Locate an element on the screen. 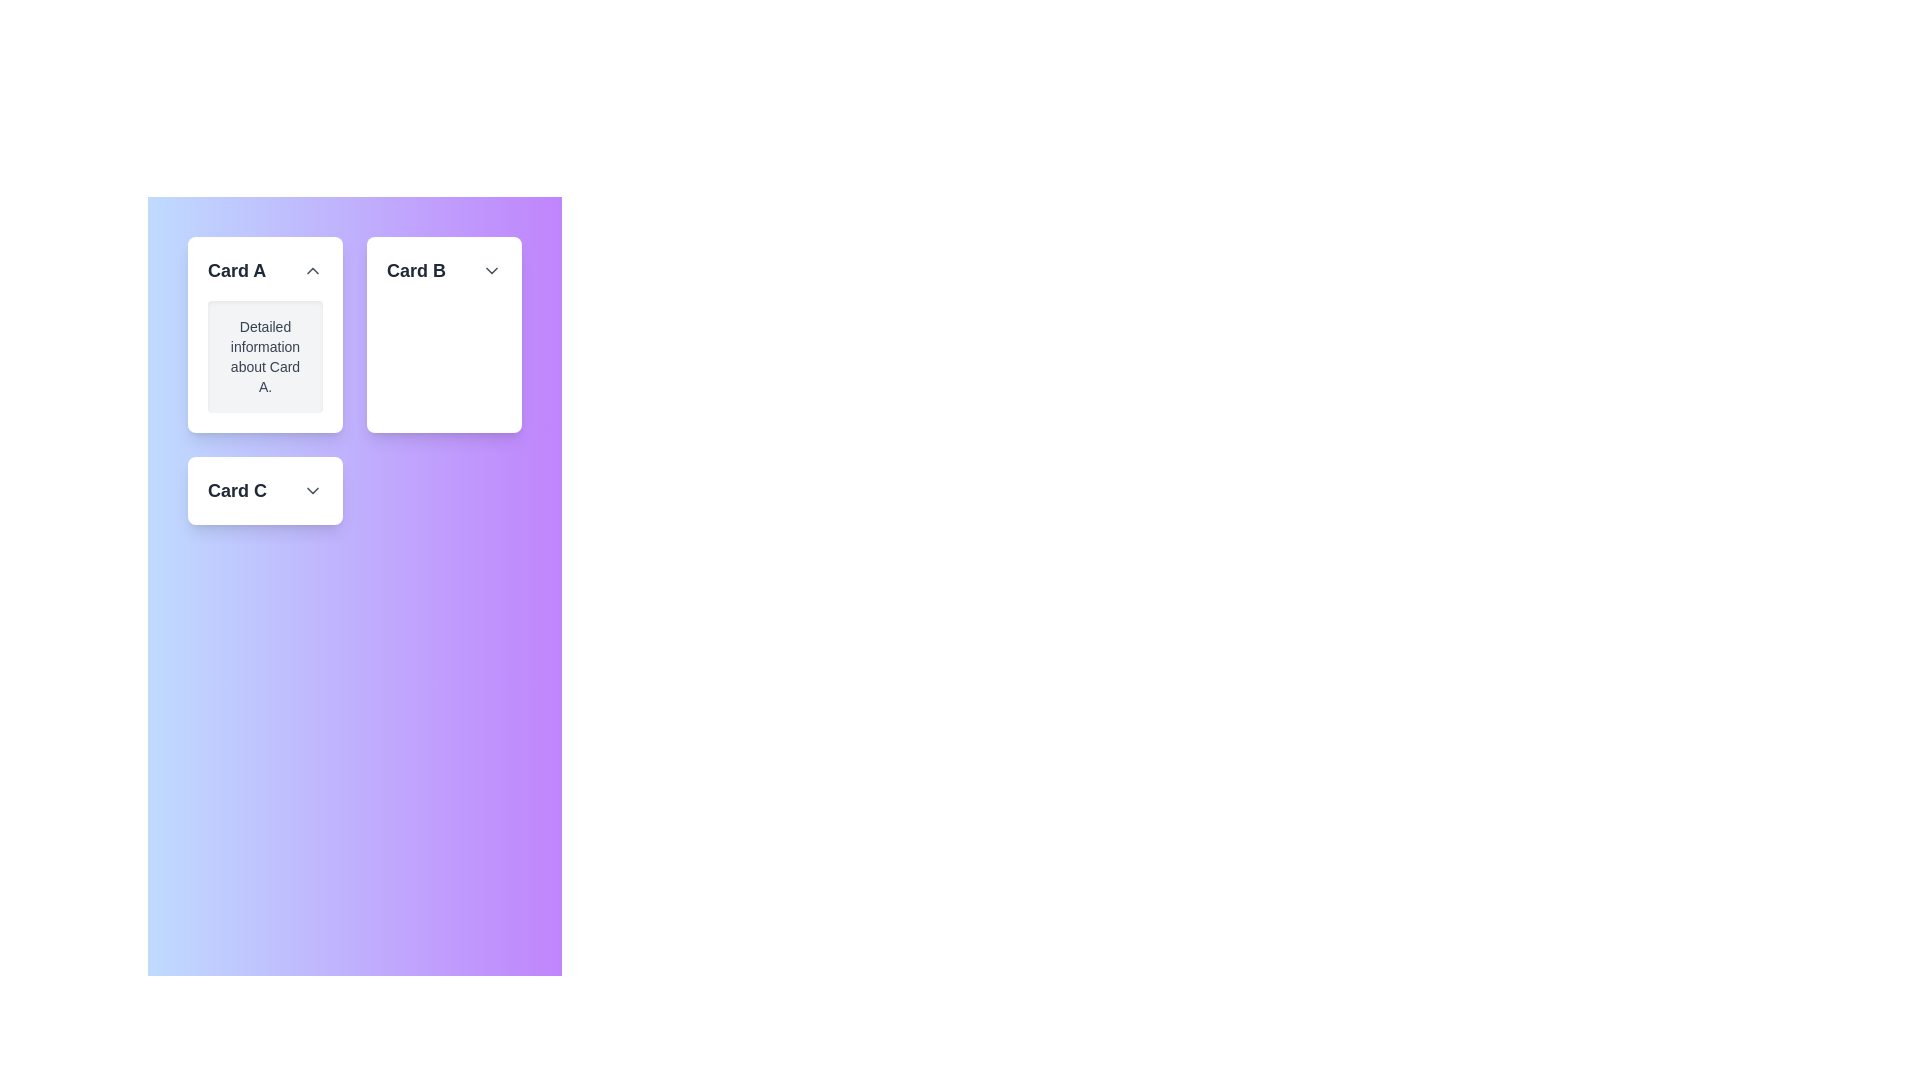  the Dropdown Icon located in the header of 'Card C' to activate any hover effects is located at coordinates (311, 490).